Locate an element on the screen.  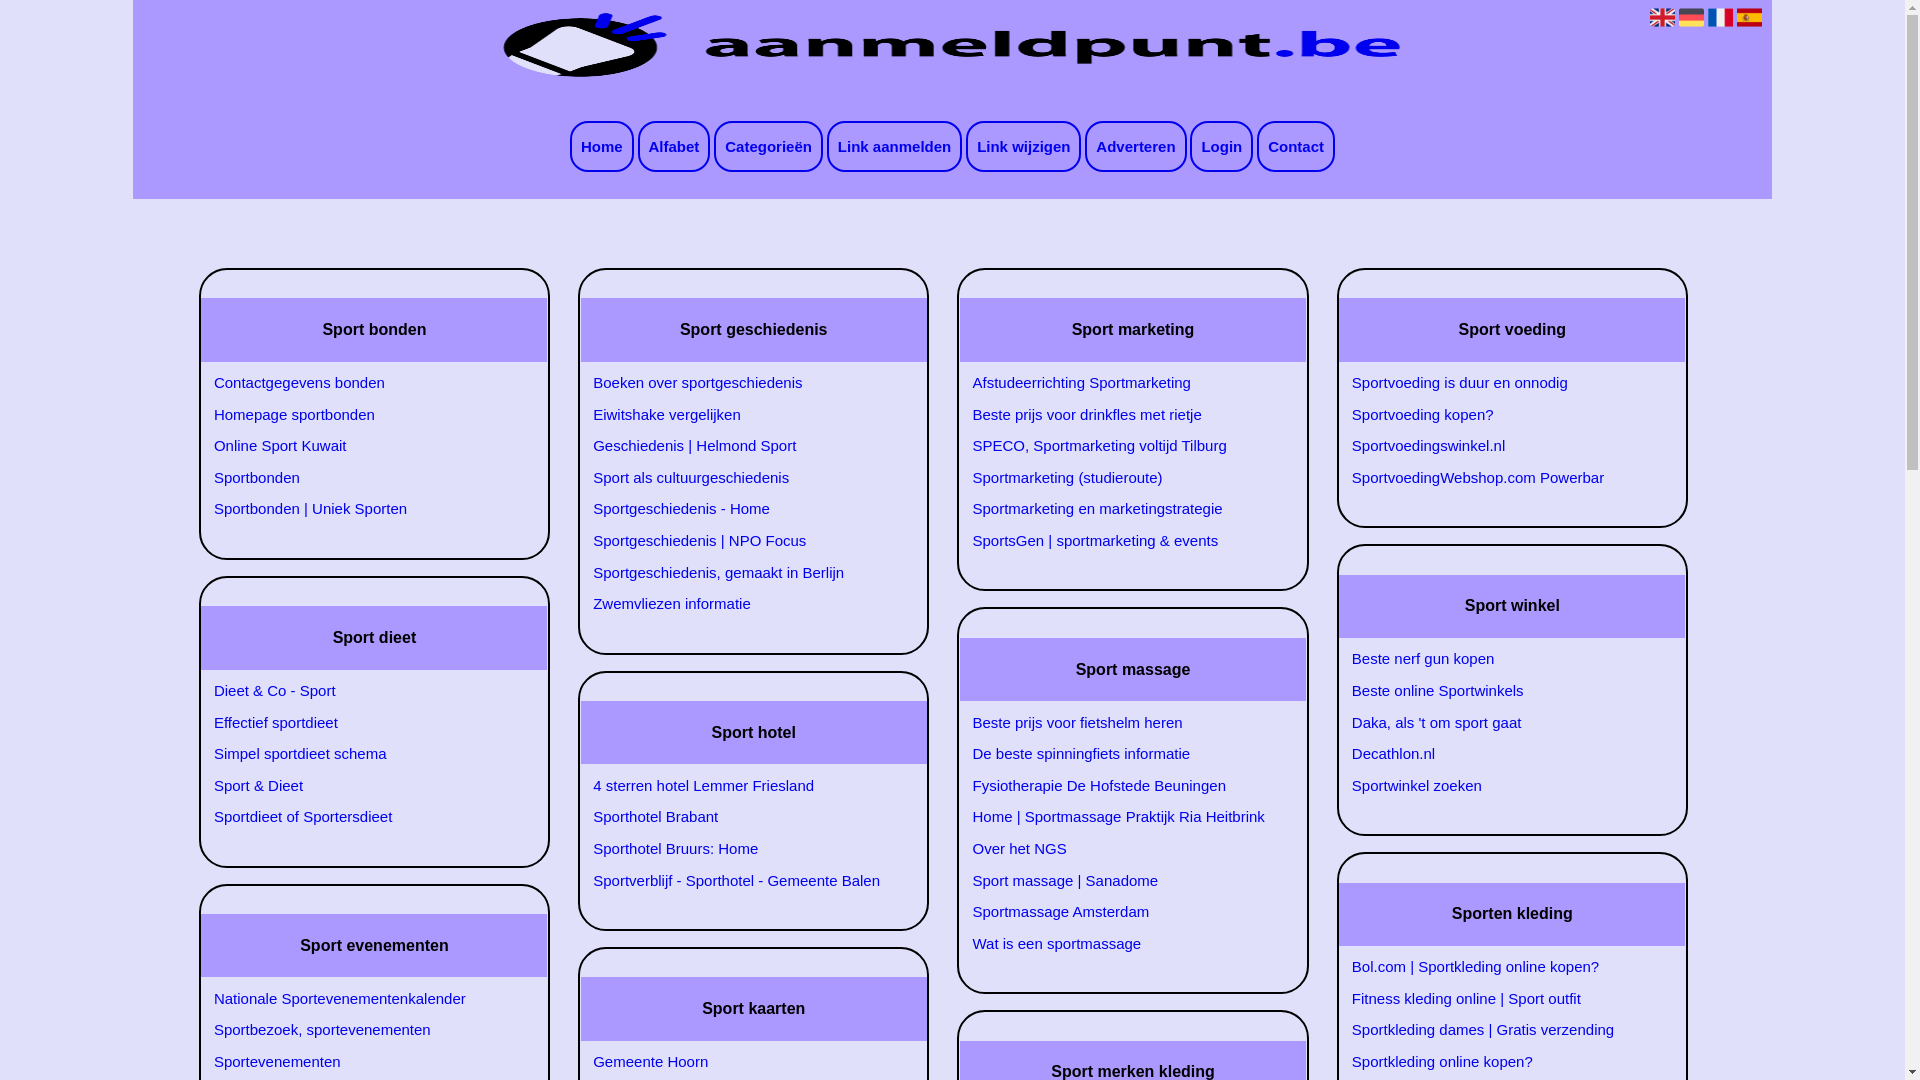
'Contact' is located at coordinates (1296, 145).